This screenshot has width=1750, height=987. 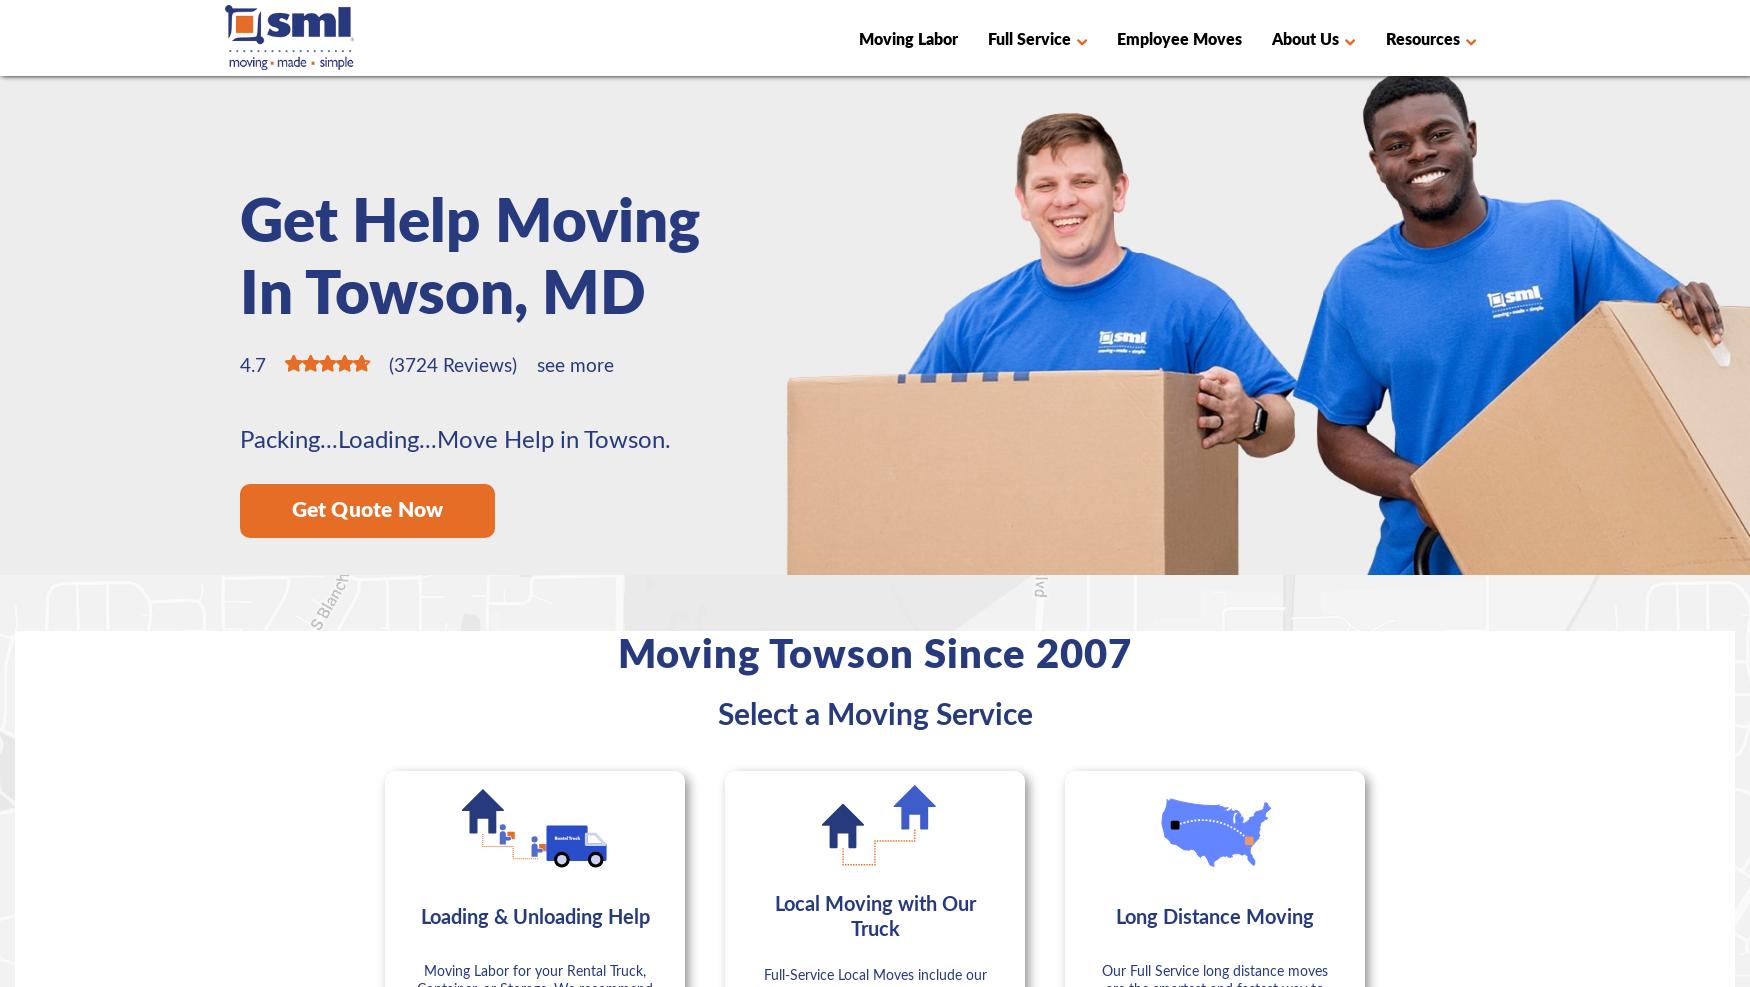 What do you see at coordinates (875, 655) in the screenshot?
I see `'Moving Towson Since 2007'` at bounding box center [875, 655].